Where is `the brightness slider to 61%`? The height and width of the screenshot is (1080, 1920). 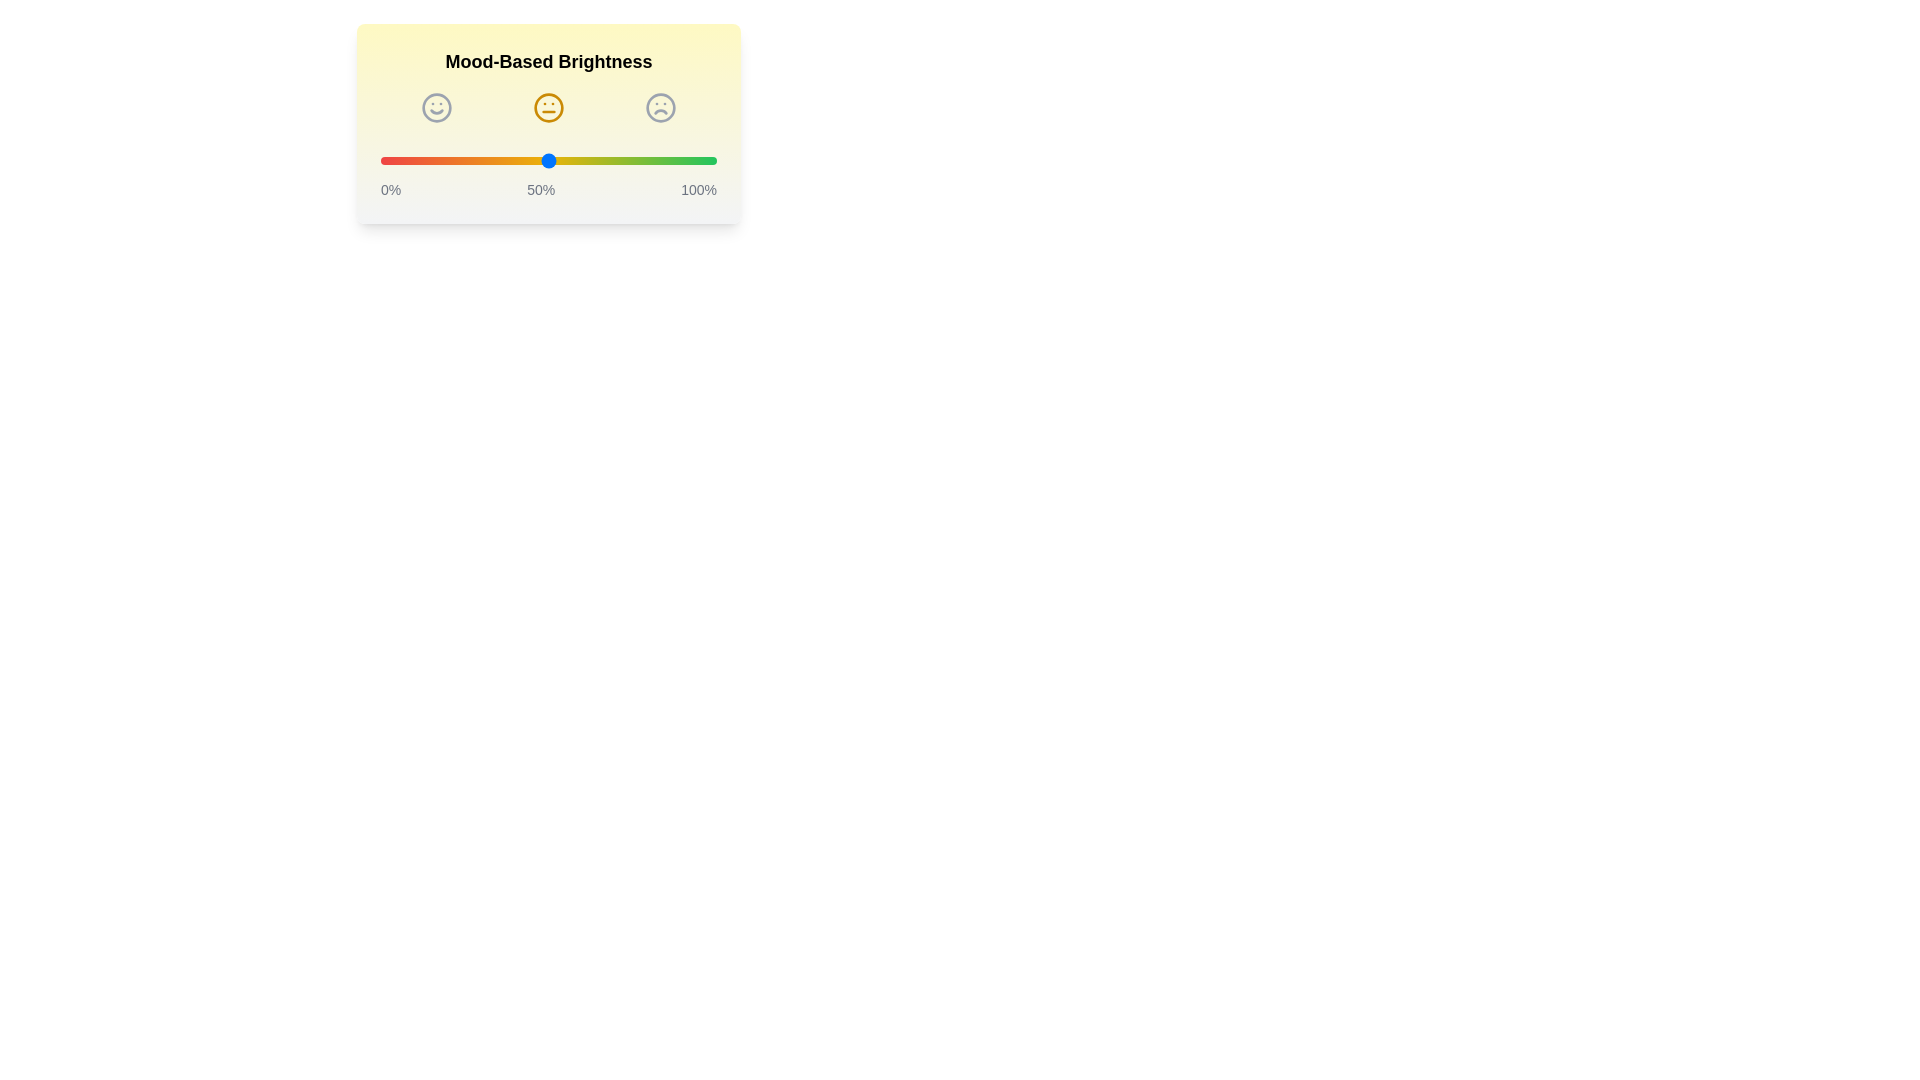 the brightness slider to 61% is located at coordinates (584, 160).